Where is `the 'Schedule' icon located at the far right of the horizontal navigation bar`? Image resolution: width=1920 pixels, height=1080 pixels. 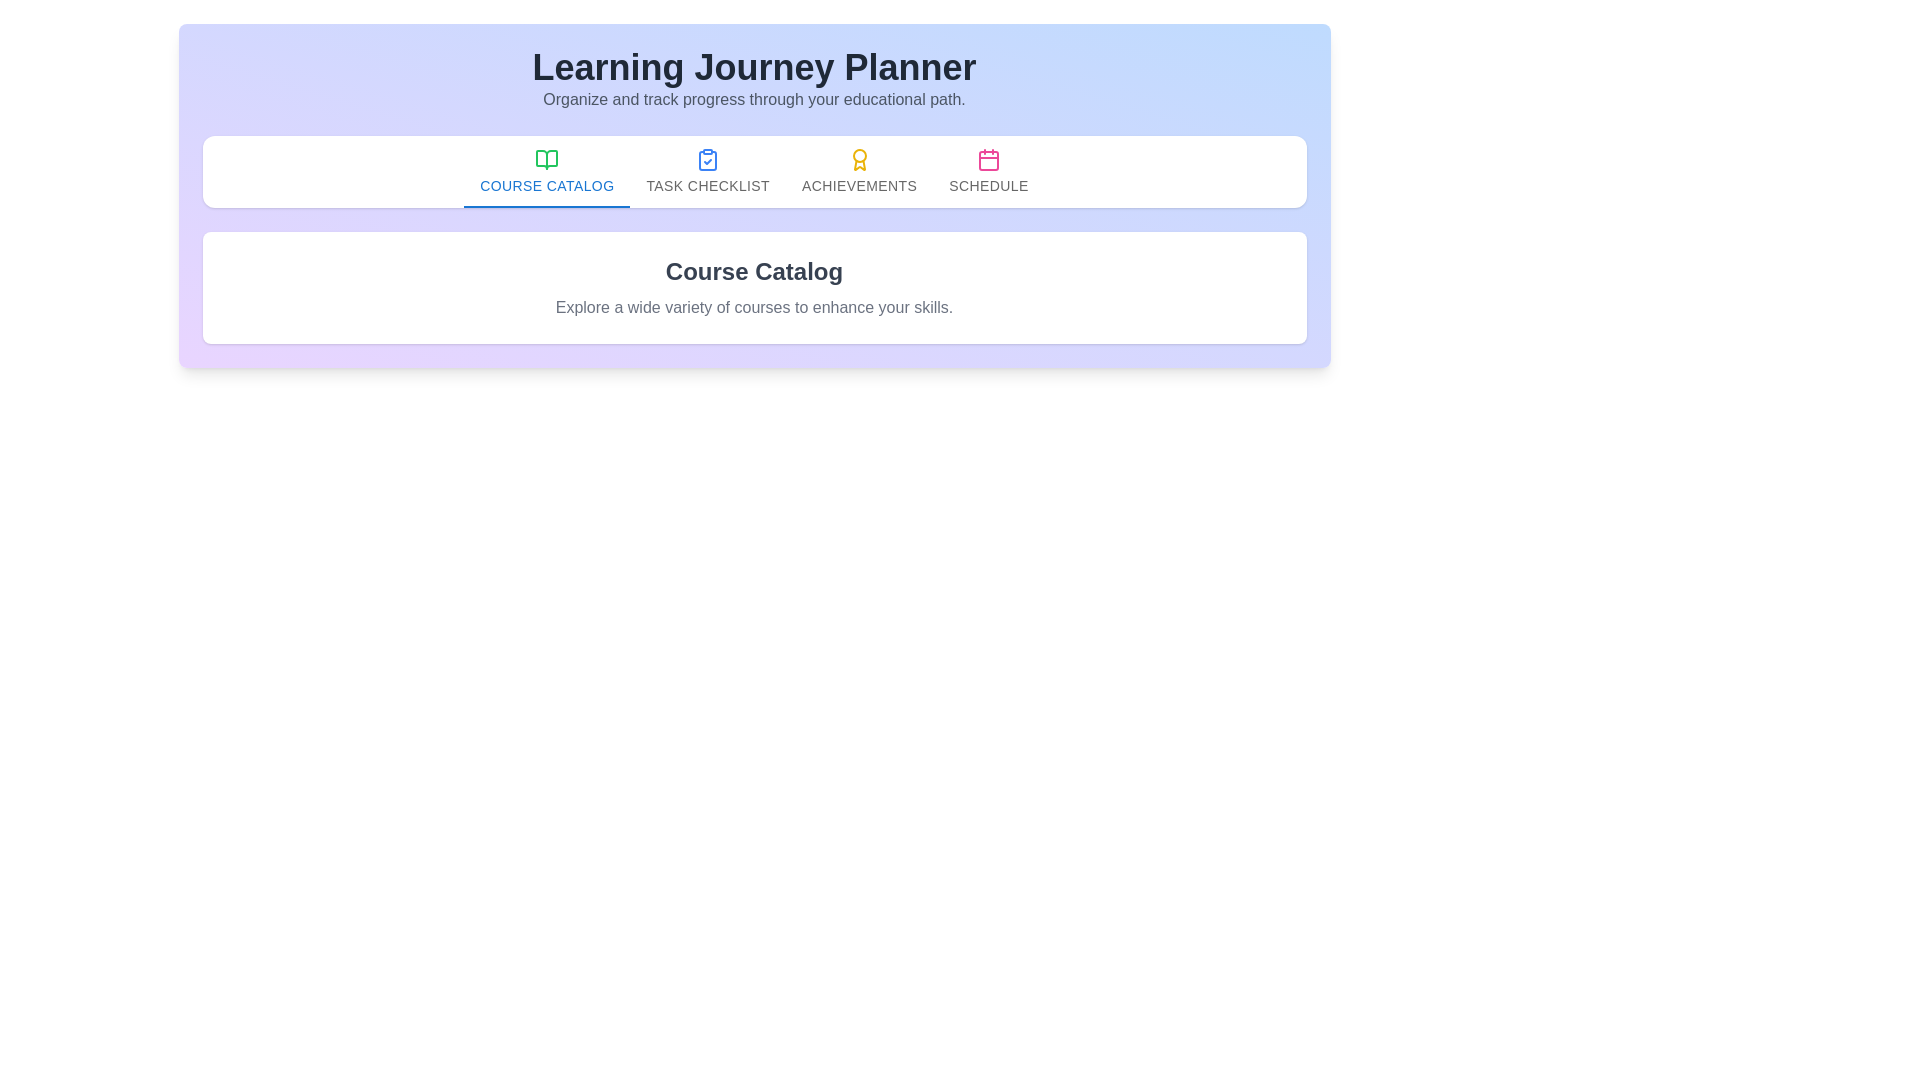
the 'Schedule' icon located at the far right of the horizontal navigation bar is located at coordinates (988, 160).